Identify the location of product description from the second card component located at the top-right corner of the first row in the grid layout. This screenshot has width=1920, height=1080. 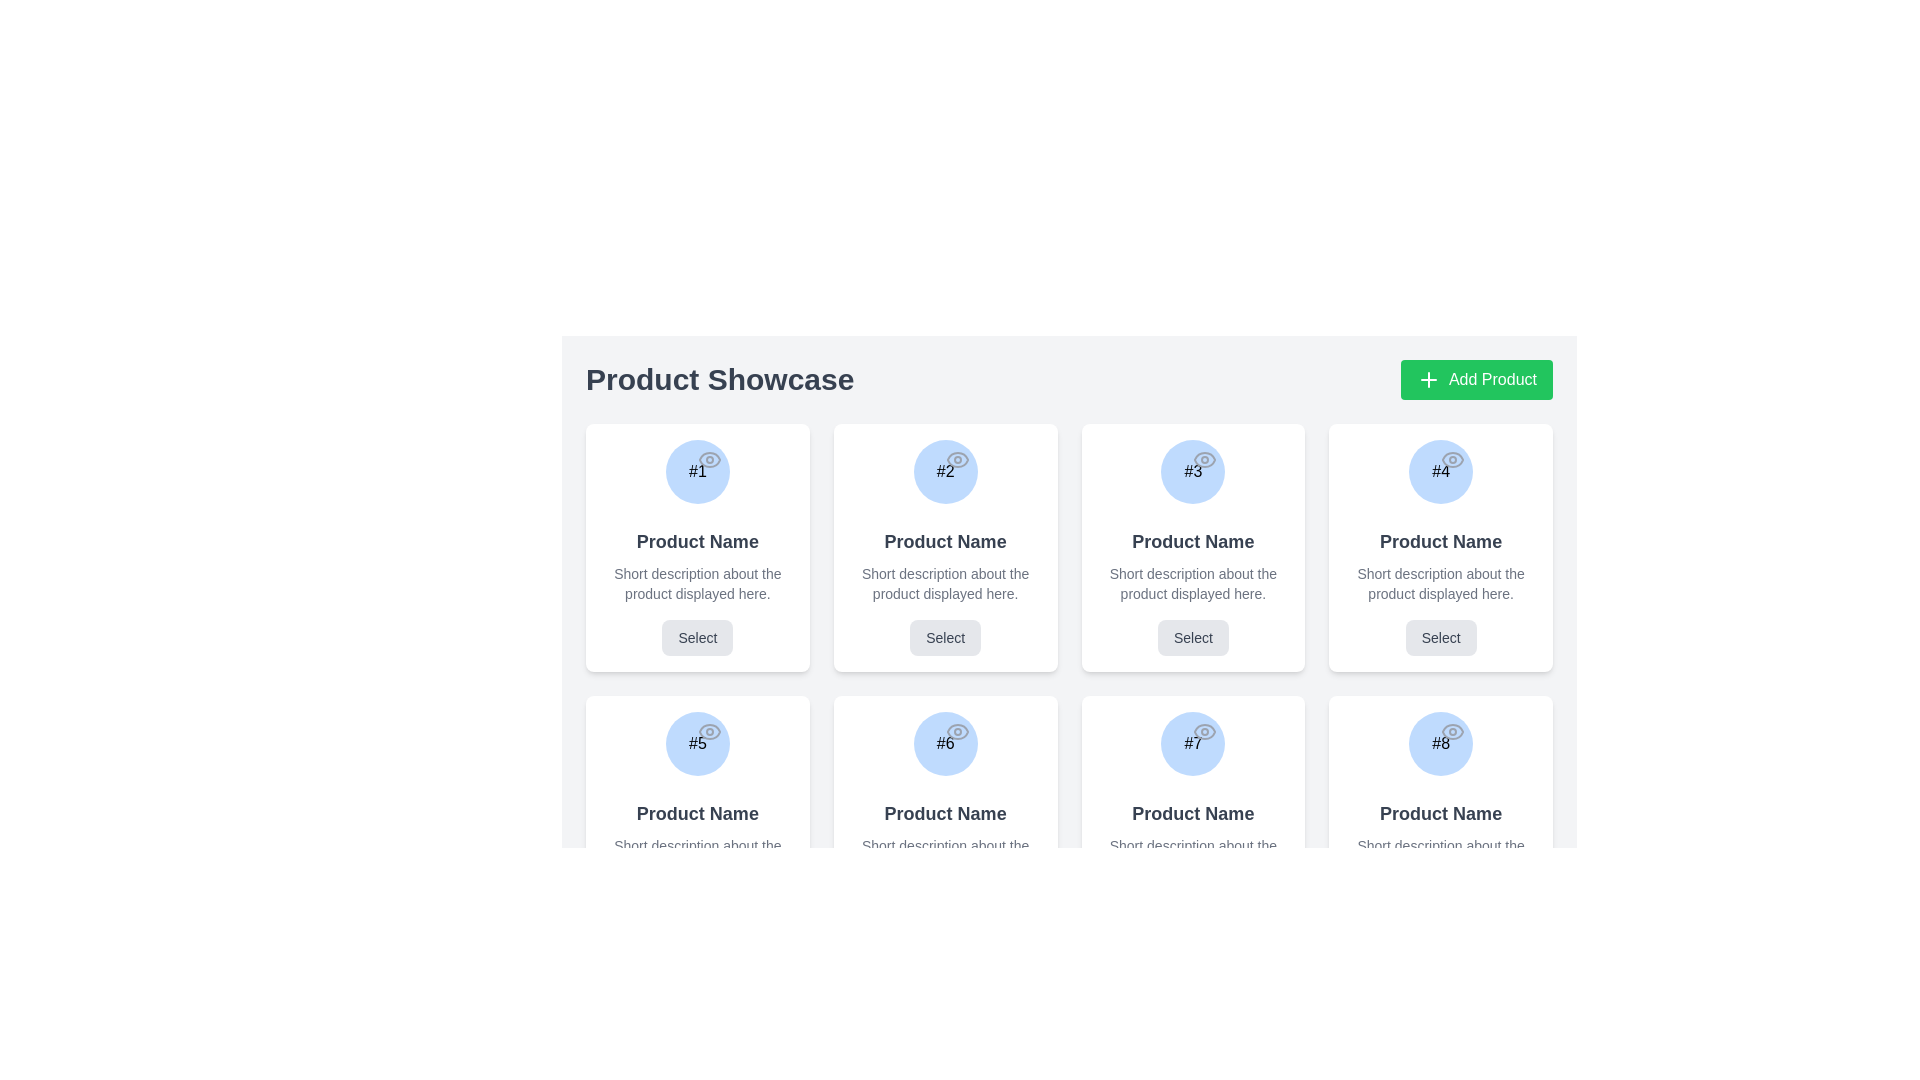
(944, 547).